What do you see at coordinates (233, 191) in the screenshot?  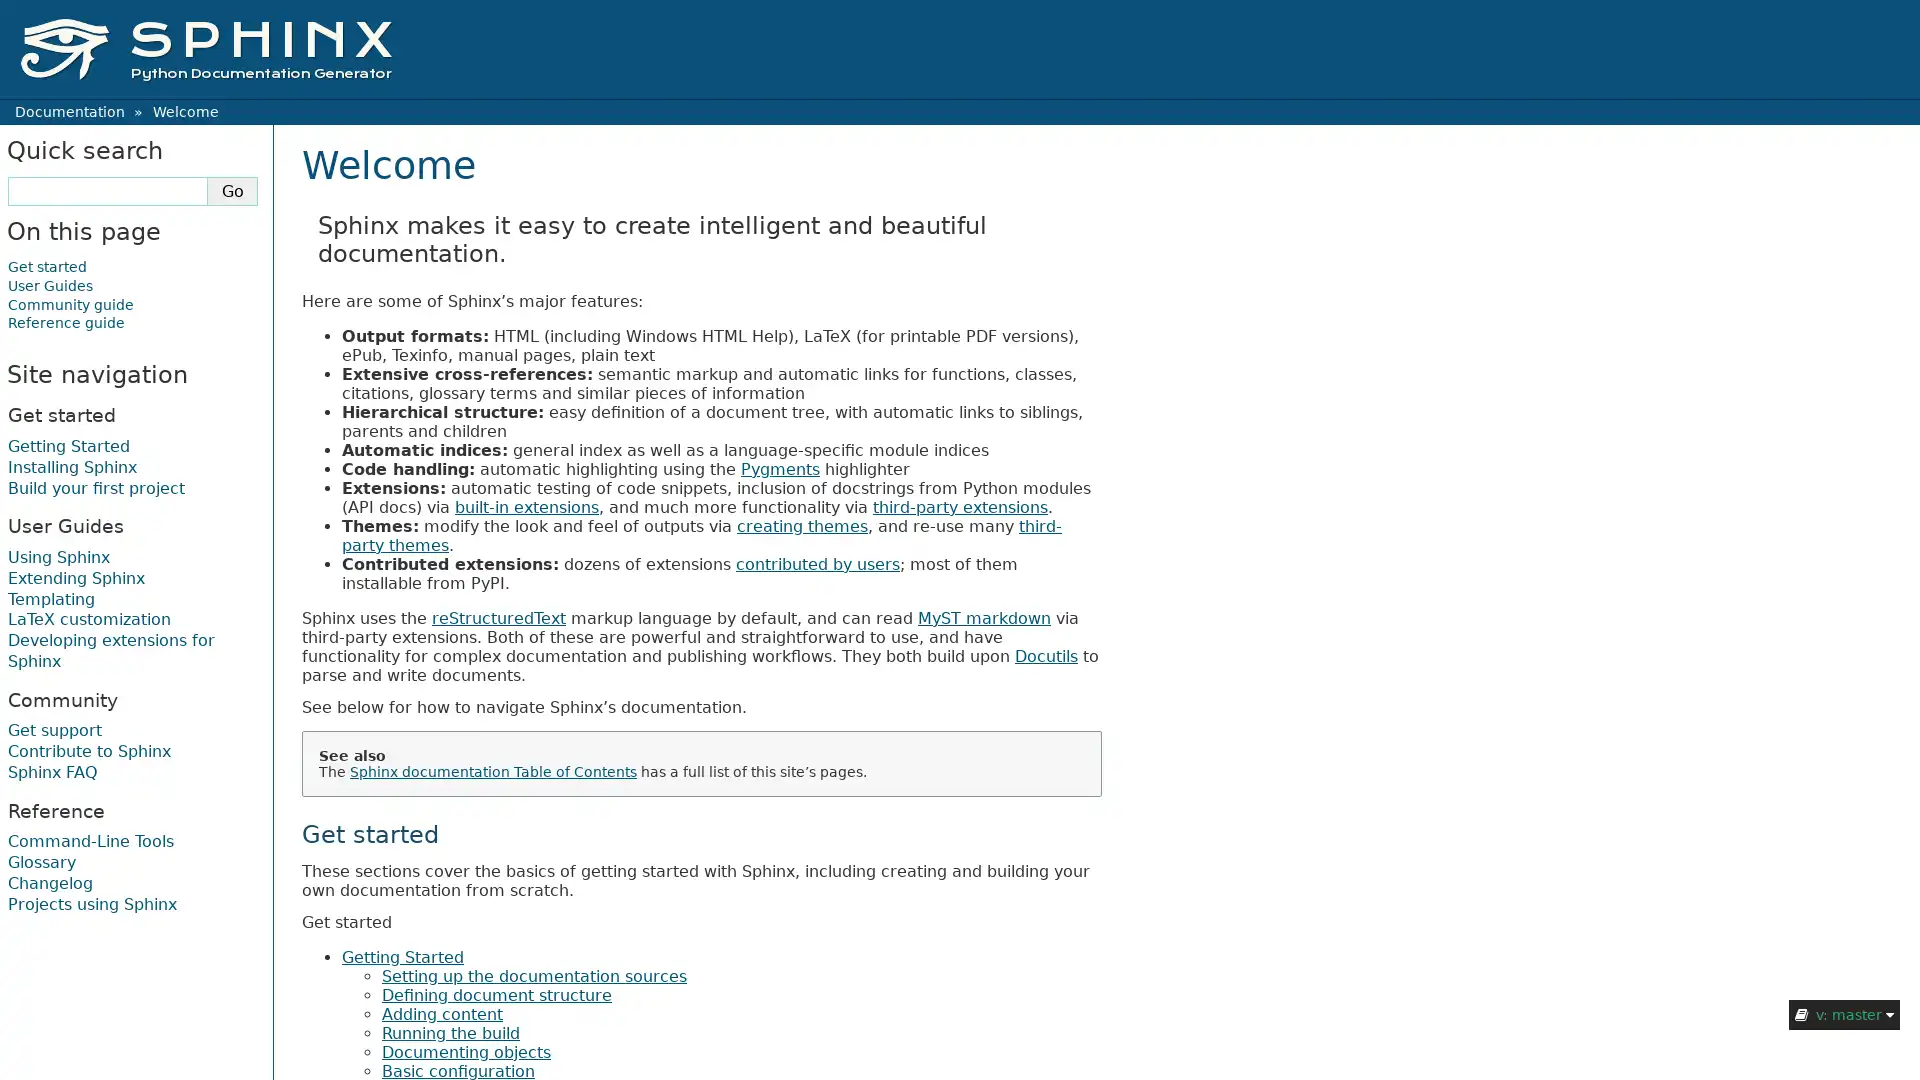 I see `Go` at bounding box center [233, 191].